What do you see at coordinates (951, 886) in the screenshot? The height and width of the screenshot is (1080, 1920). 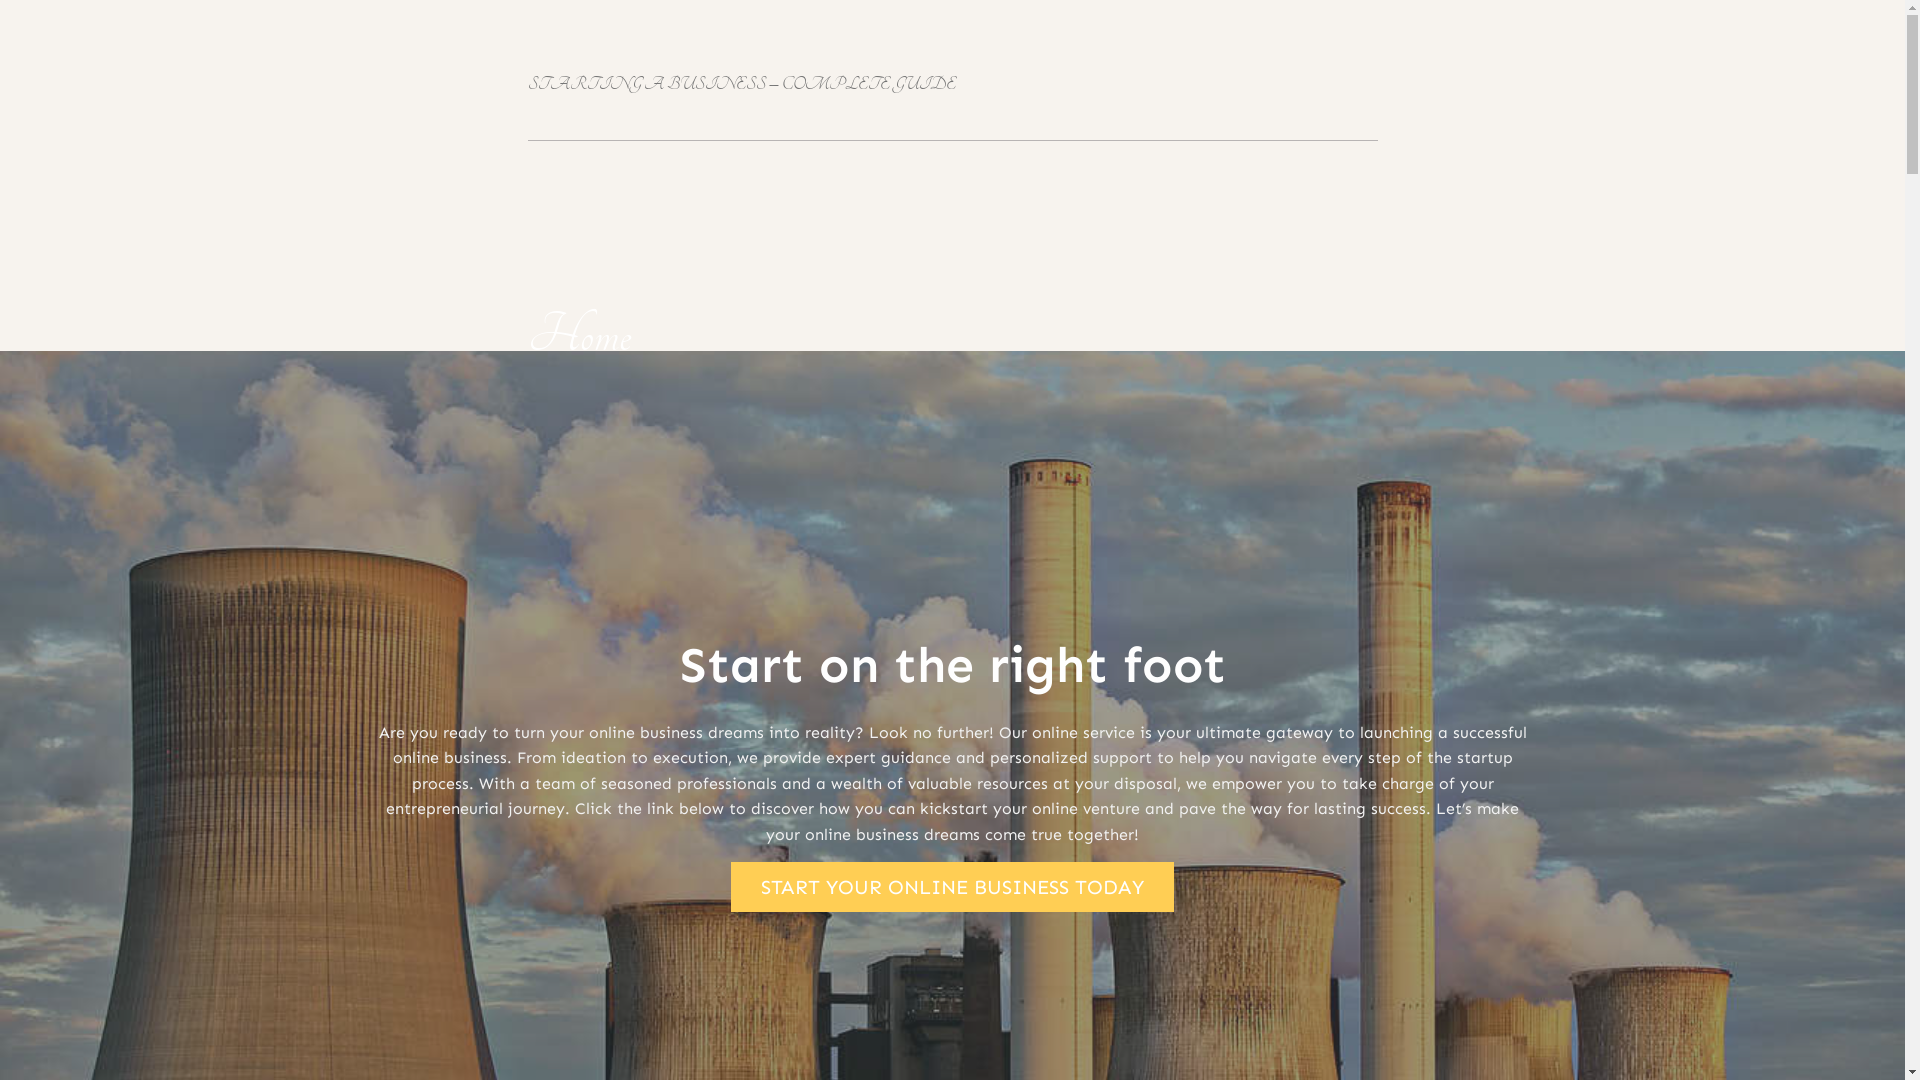 I see `'START YOUR ONLINE BUSINESS TODAY'` at bounding box center [951, 886].